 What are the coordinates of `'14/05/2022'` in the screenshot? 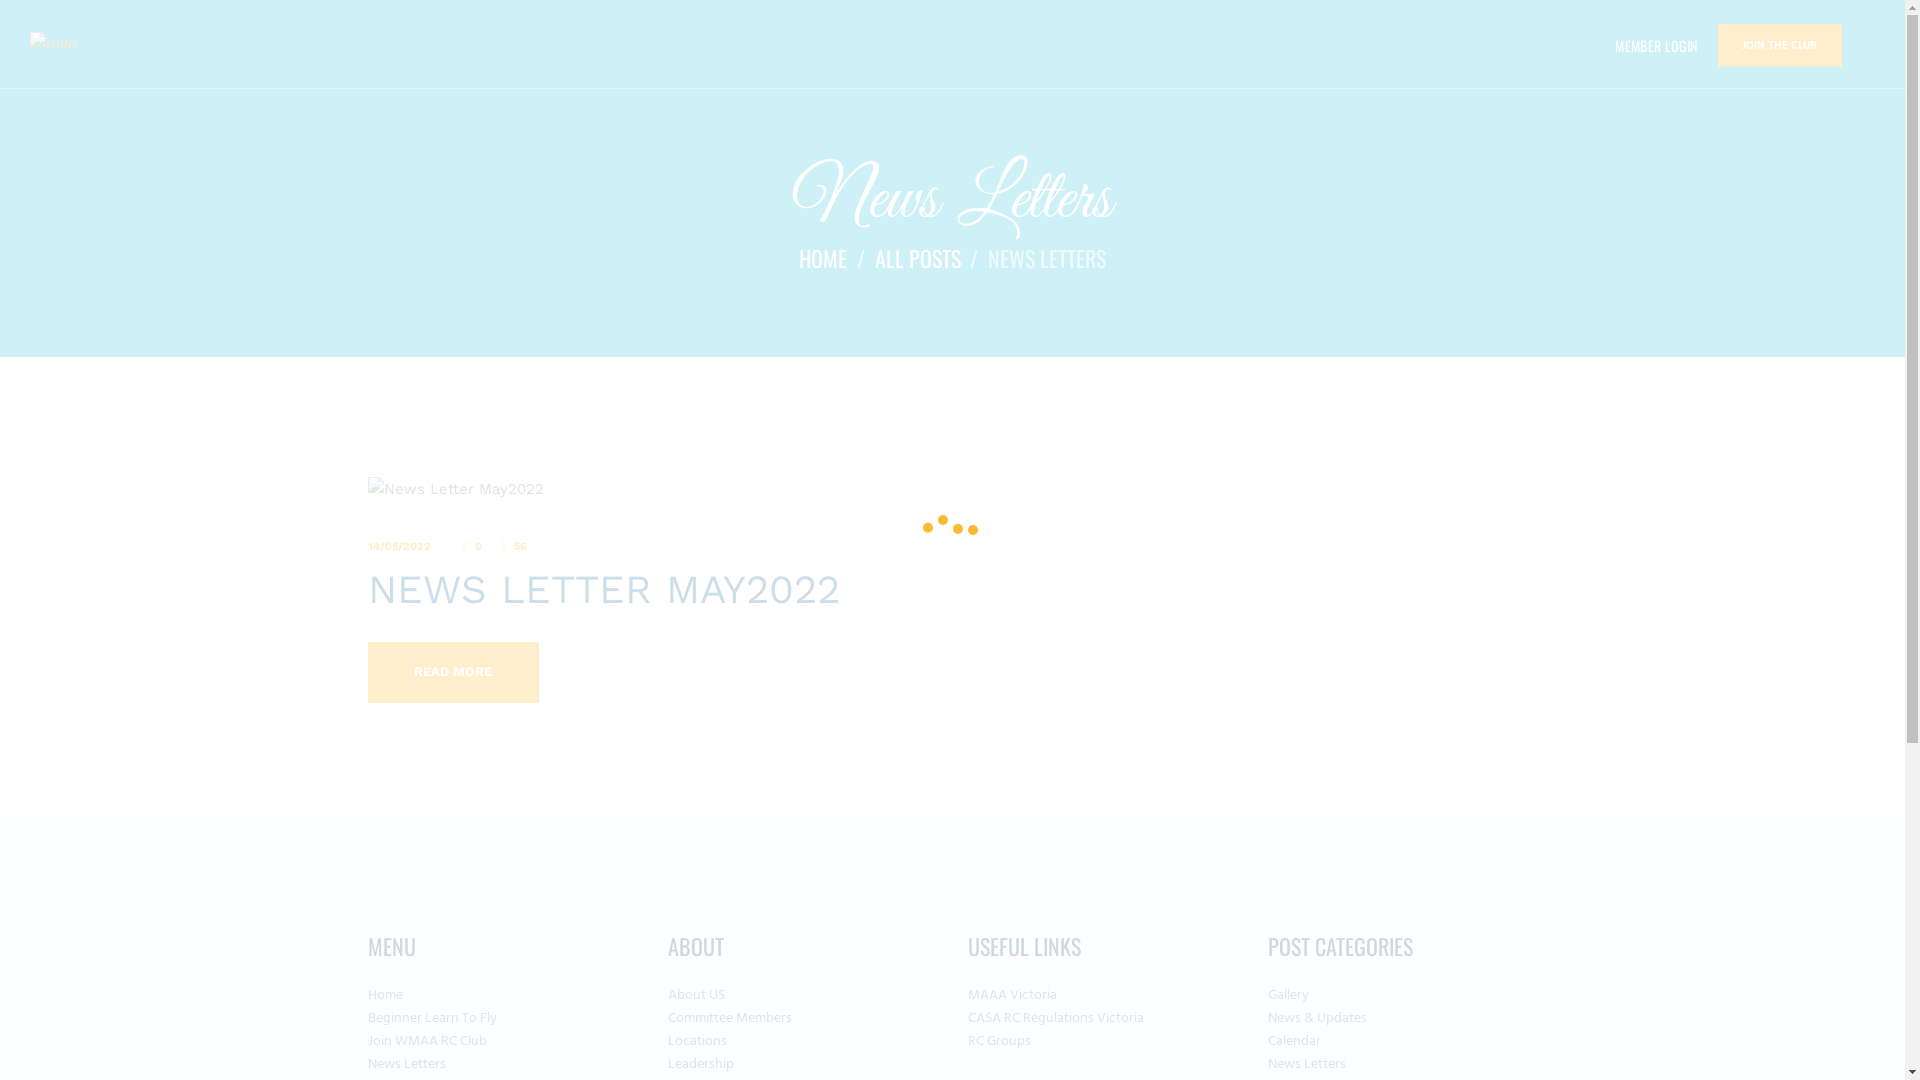 It's located at (399, 546).